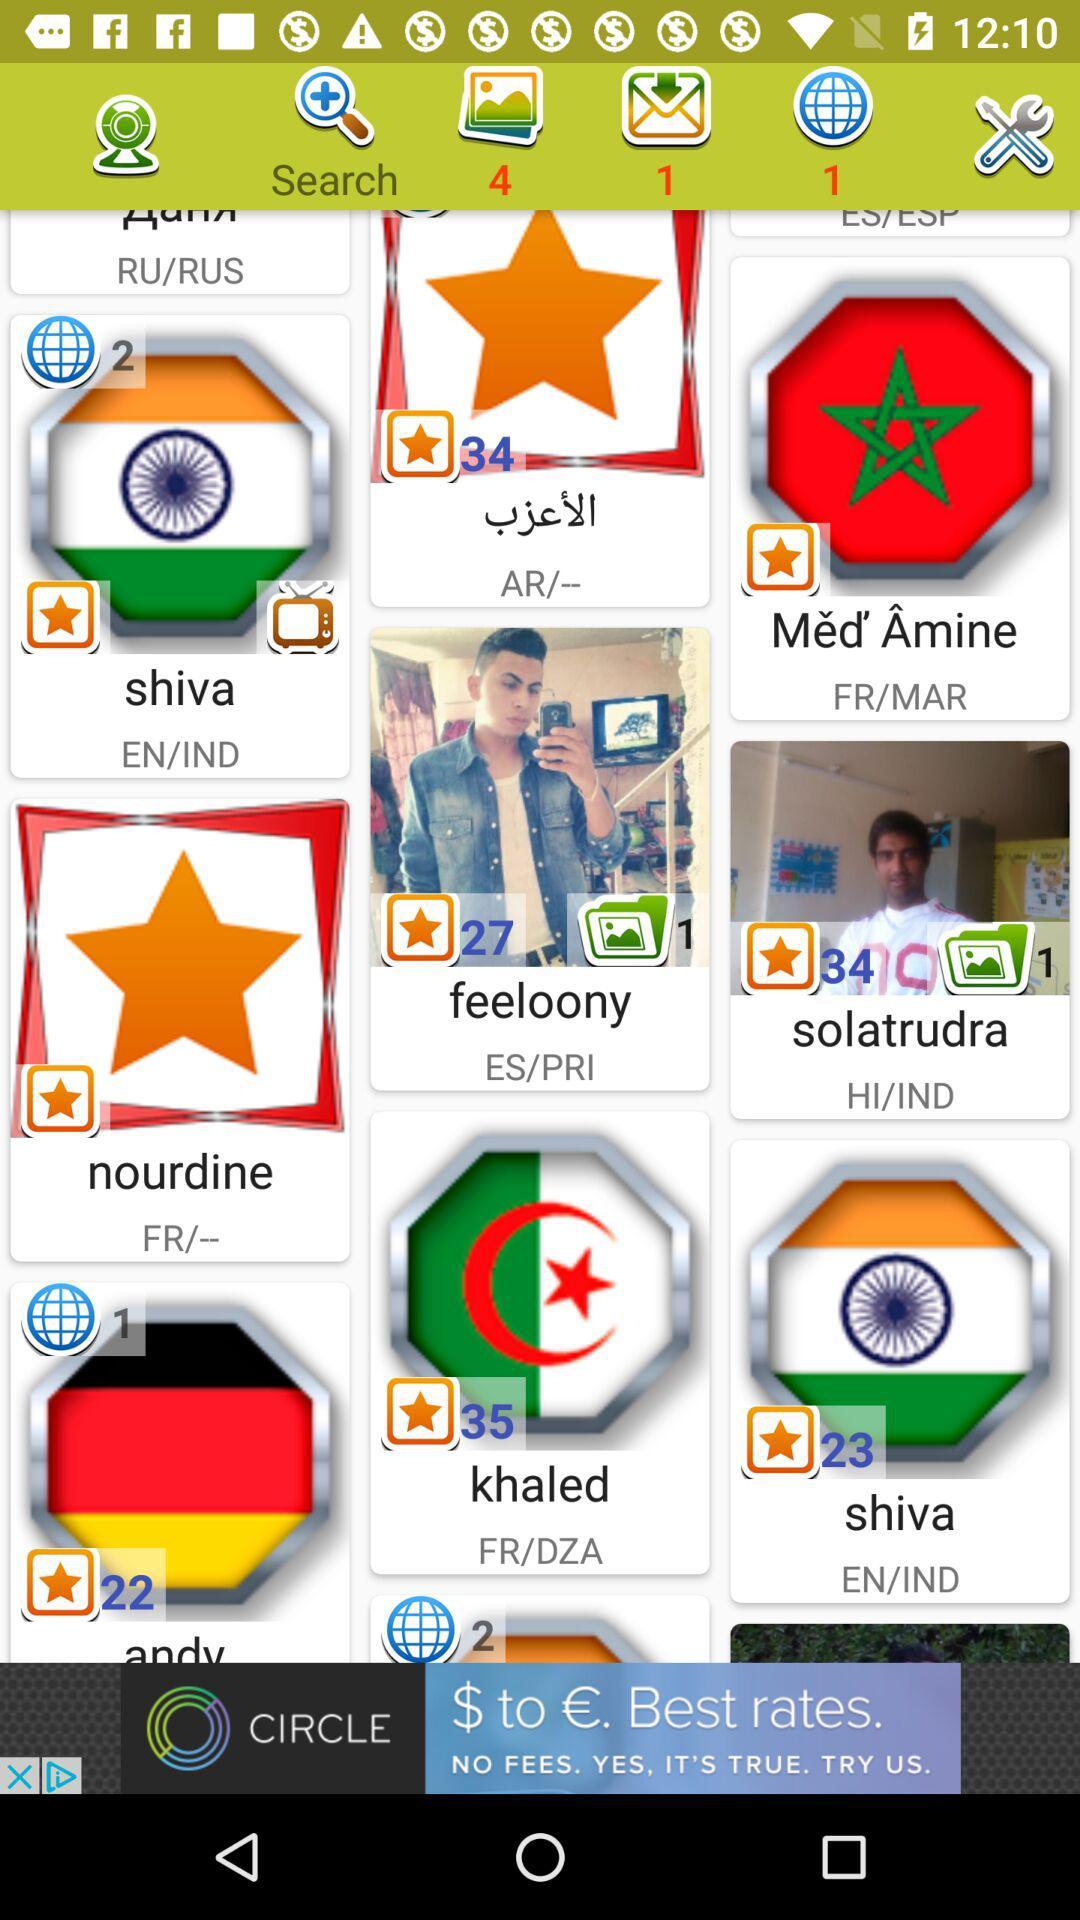 The image size is (1080, 1920). What do you see at coordinates (898, 868) in the screenshot?
I see `show detail` at bounding box center [898, 868].